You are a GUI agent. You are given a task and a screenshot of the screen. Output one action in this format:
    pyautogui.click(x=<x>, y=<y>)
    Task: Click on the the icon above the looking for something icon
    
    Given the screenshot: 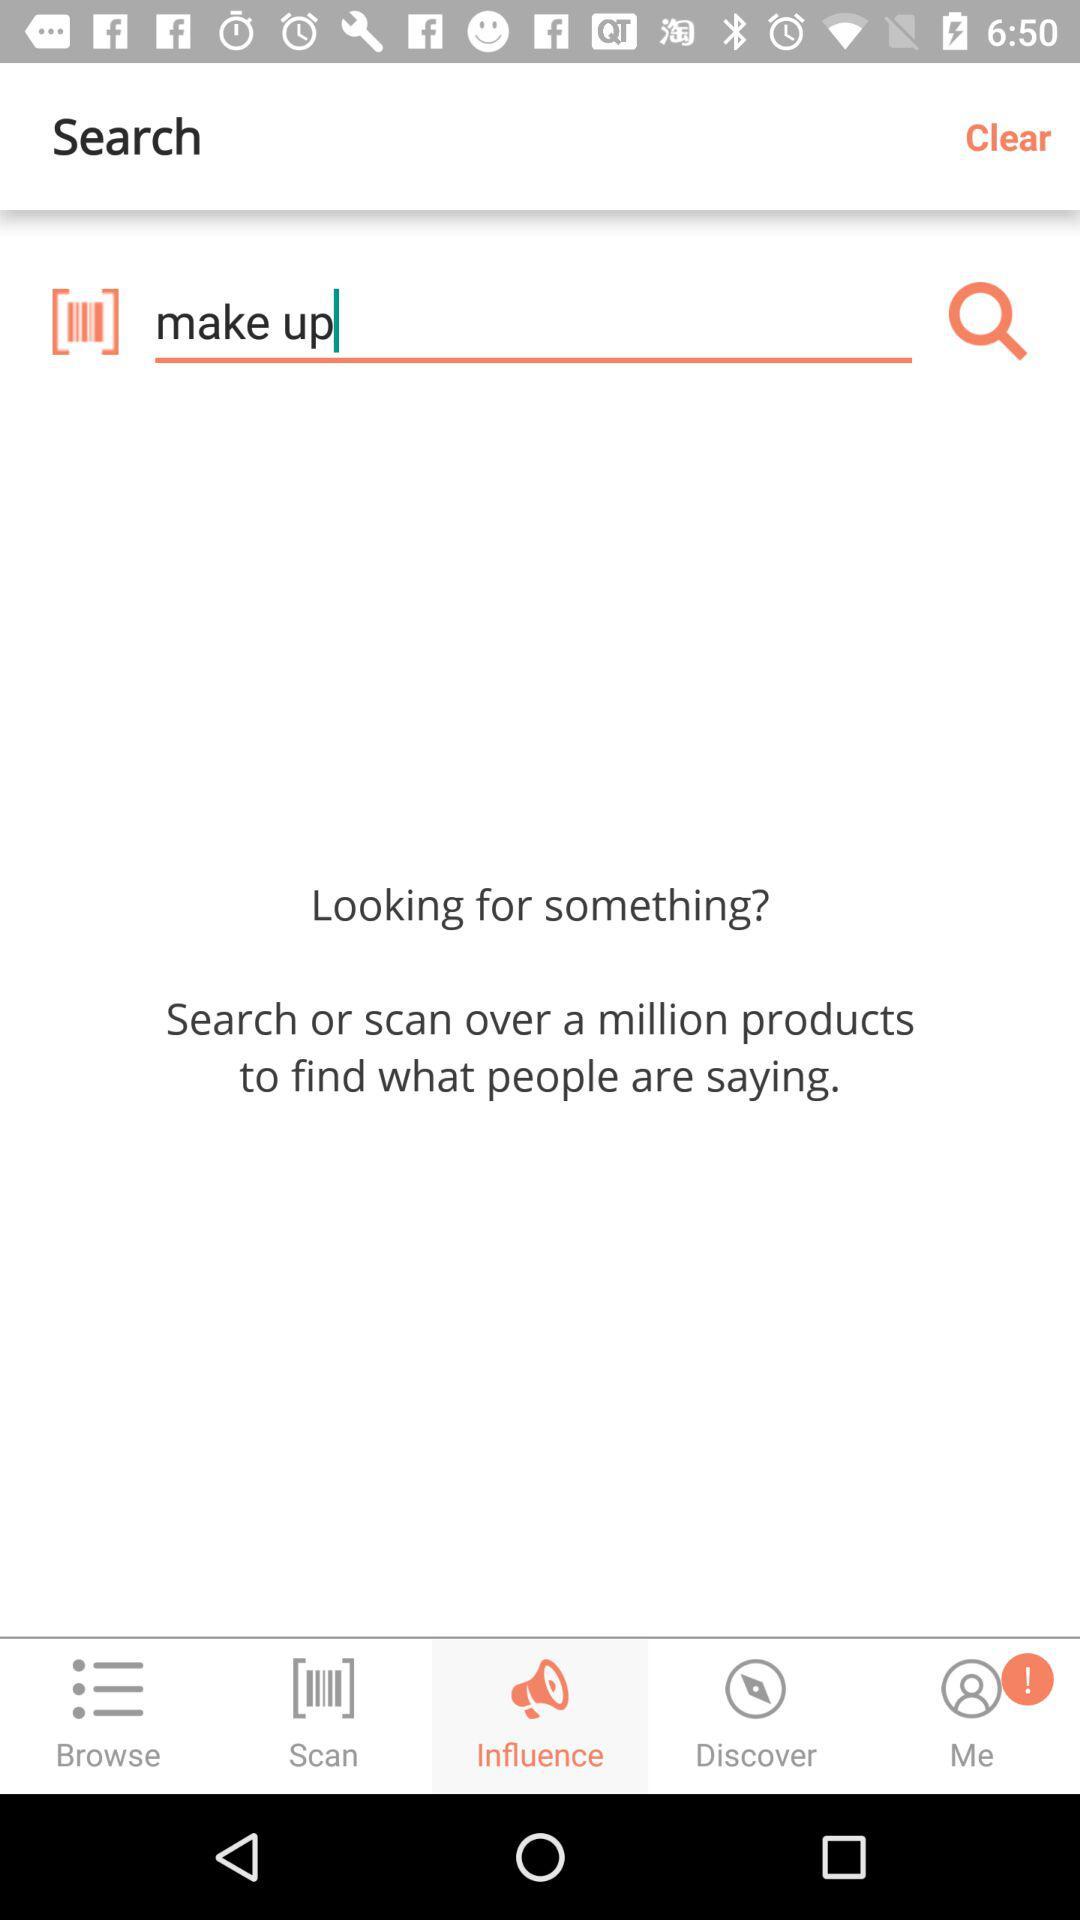 What is the action you would take?
    pyautogui.click(x=987, y=321)
    